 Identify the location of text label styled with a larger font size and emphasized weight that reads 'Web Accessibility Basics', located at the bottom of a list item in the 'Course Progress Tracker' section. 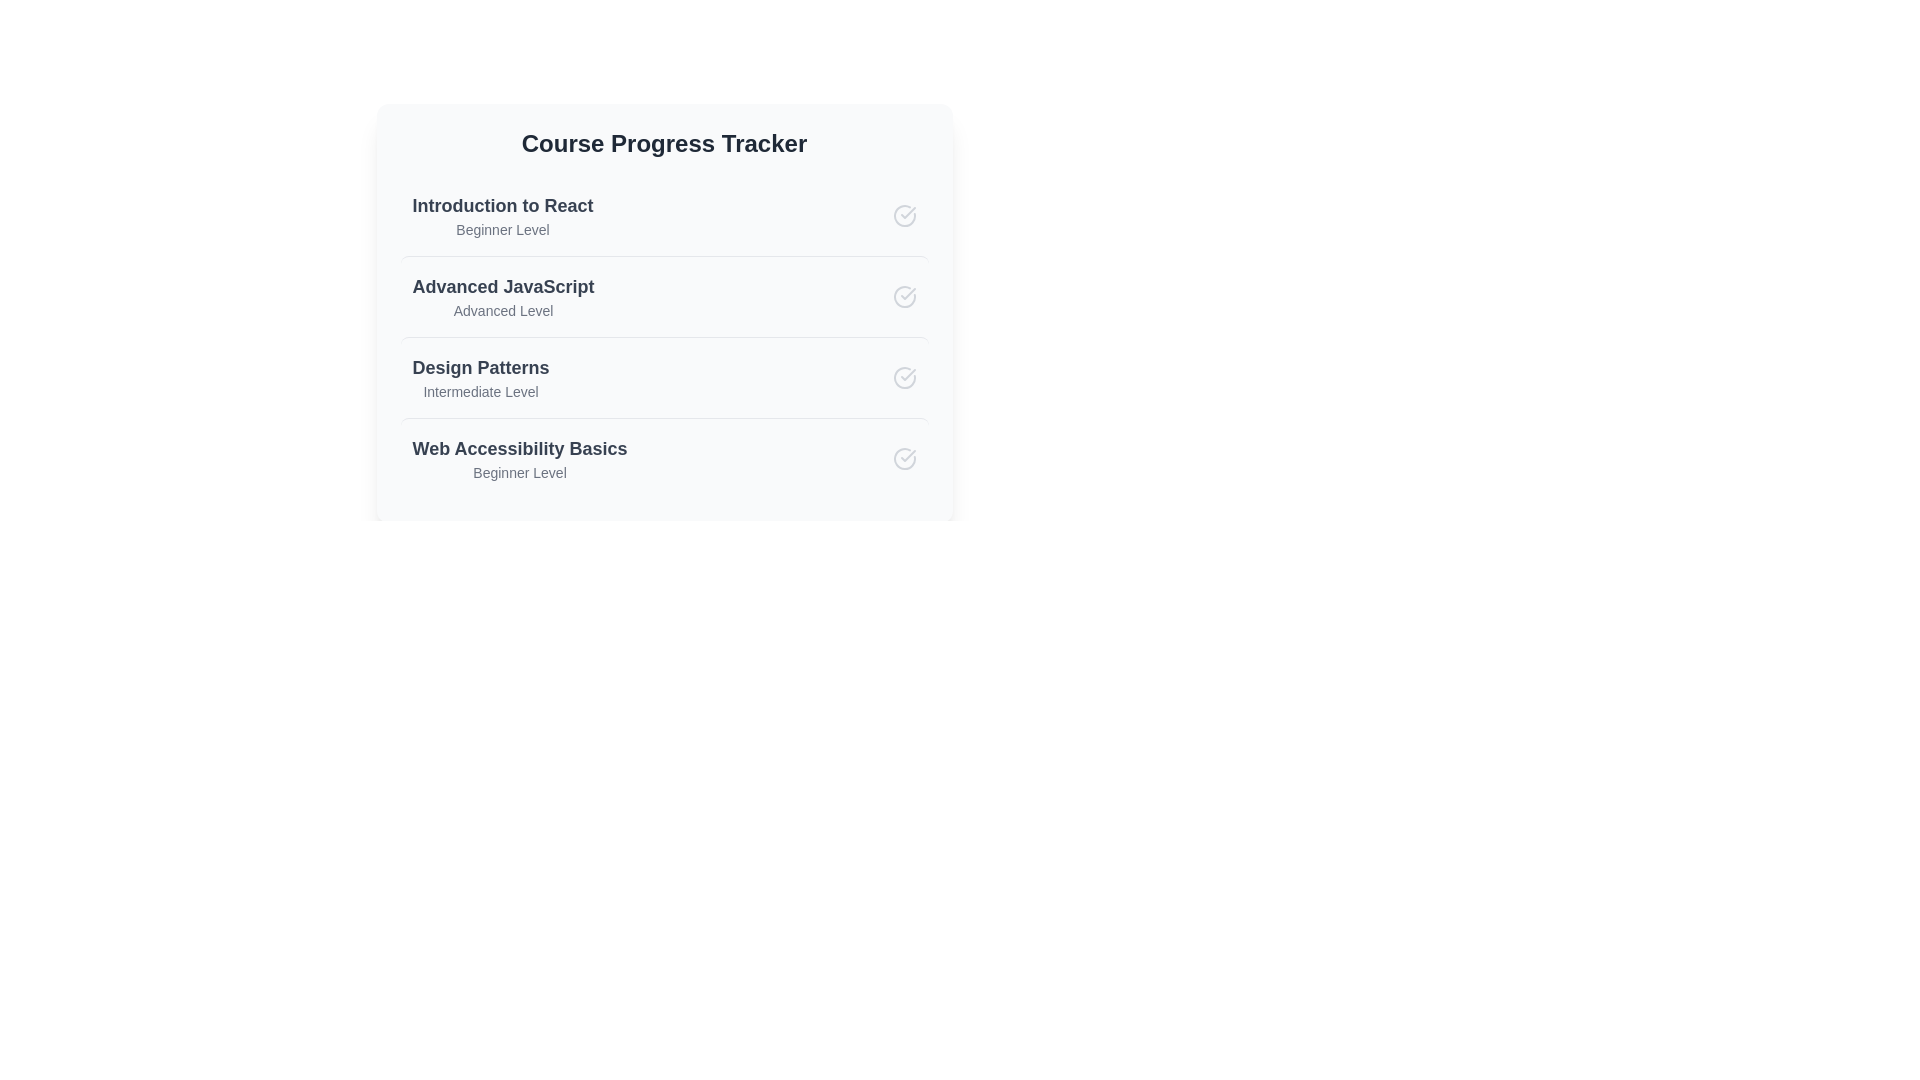
(520, 447).